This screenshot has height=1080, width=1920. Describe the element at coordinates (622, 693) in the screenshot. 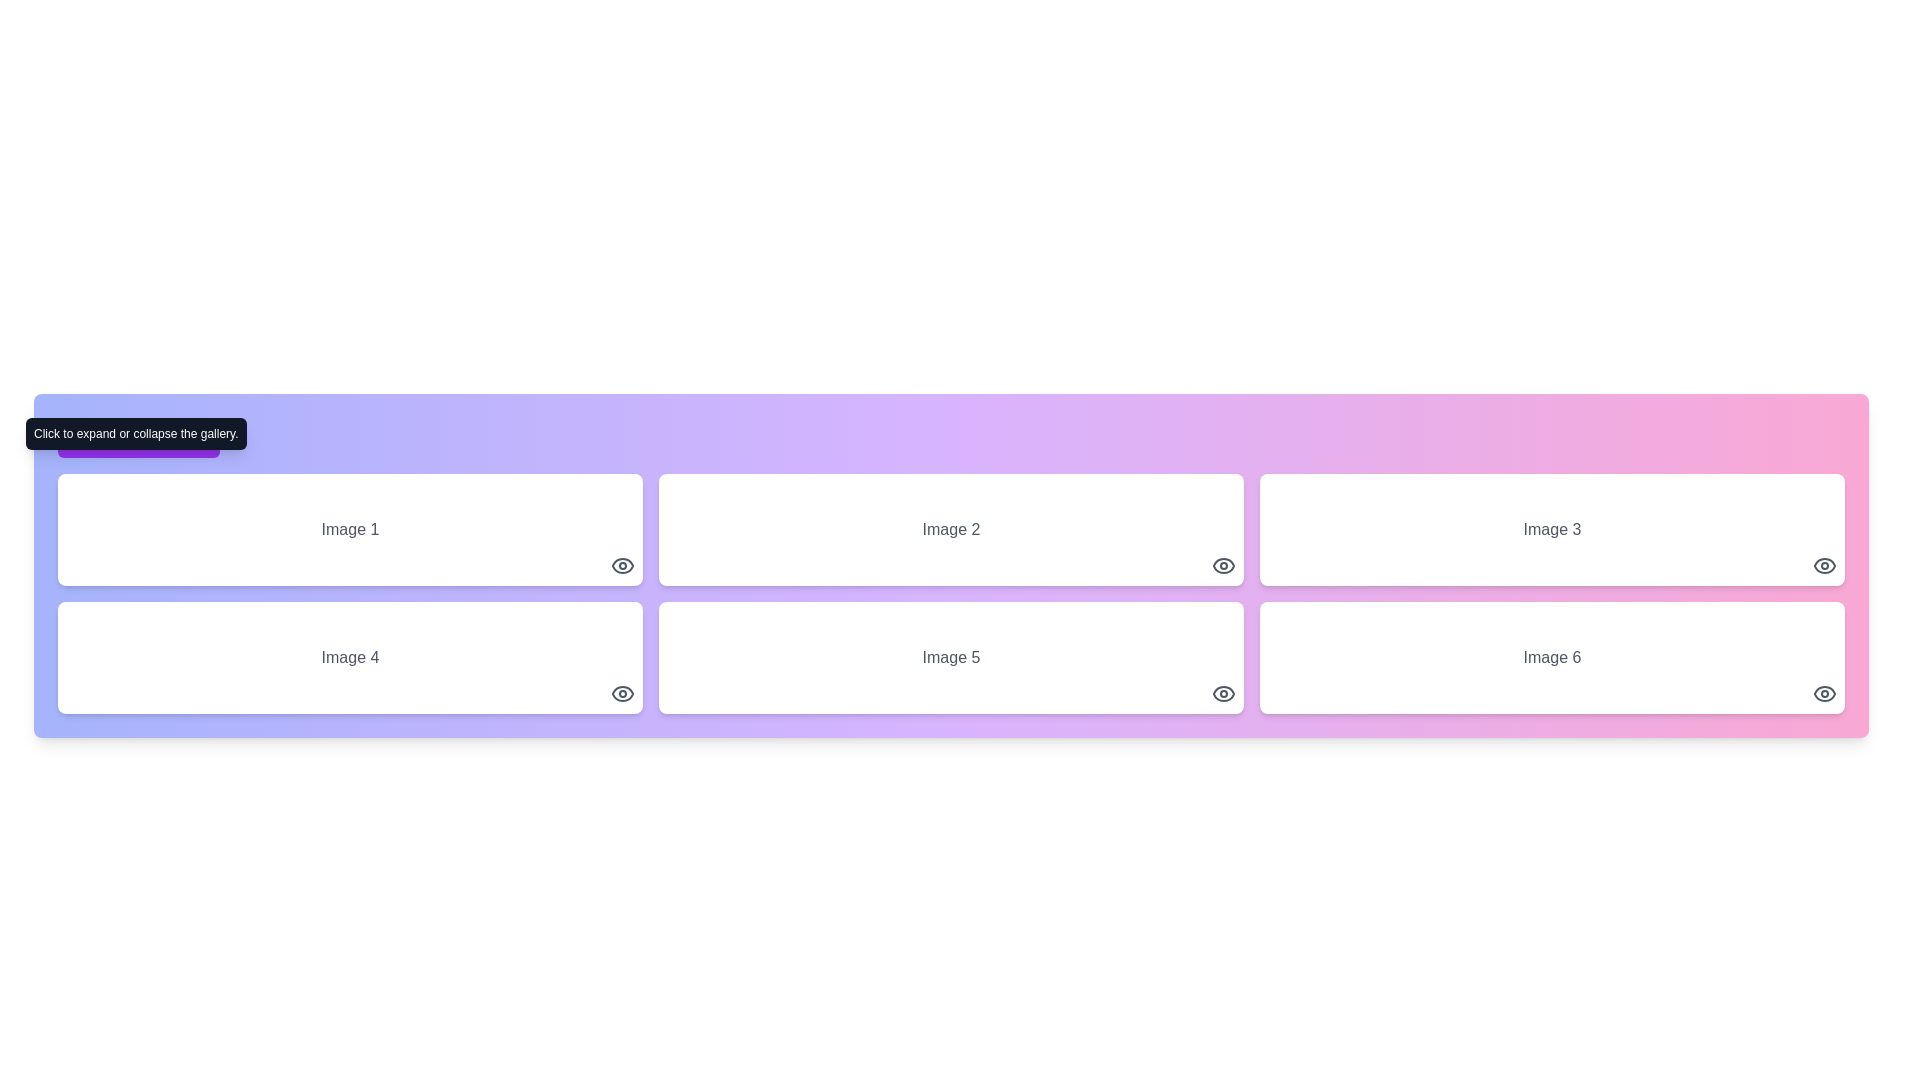

I see `the eye icon button located in the bottom-right corner of the 'Image 4' card to change its color to black` at that location.